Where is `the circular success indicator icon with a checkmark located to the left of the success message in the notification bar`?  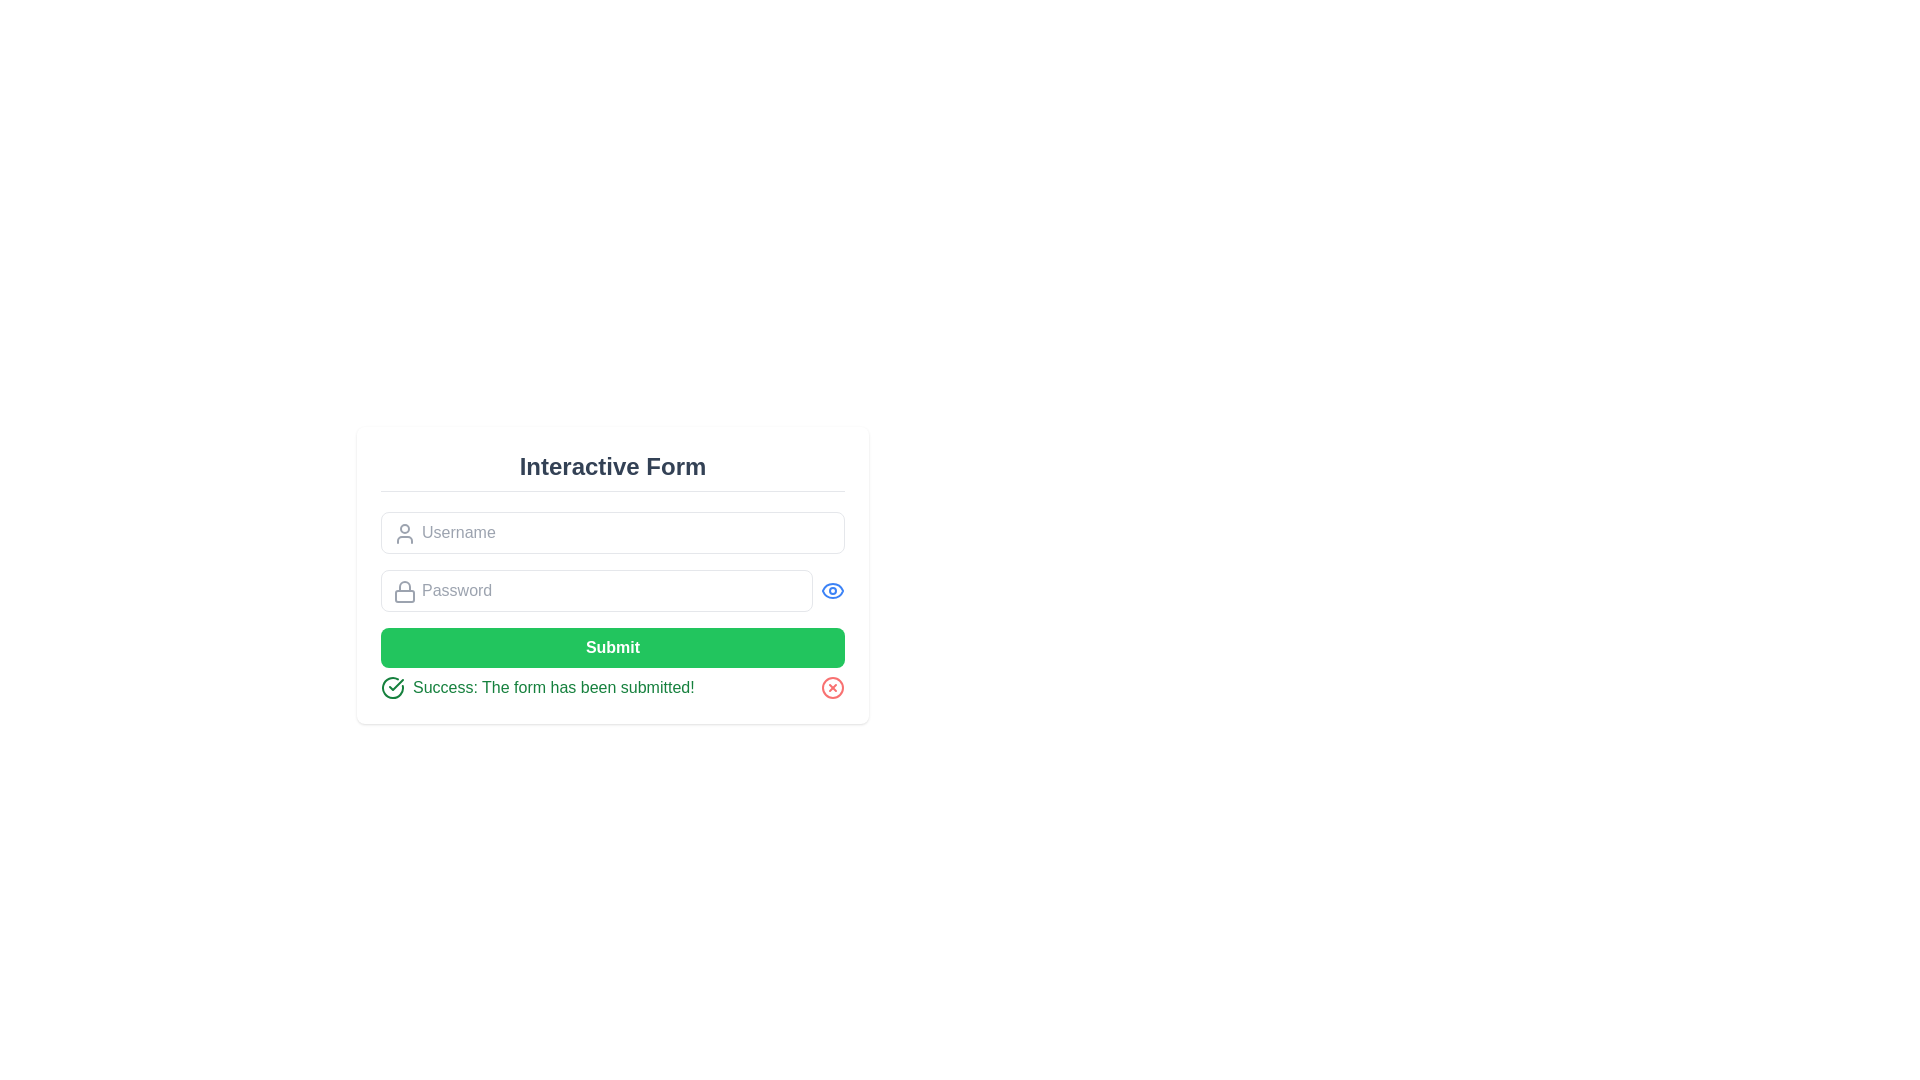
the circular success indicator icon with a checkmark located to the left of the success message in the notification bar is located at coordinates (393, 686).